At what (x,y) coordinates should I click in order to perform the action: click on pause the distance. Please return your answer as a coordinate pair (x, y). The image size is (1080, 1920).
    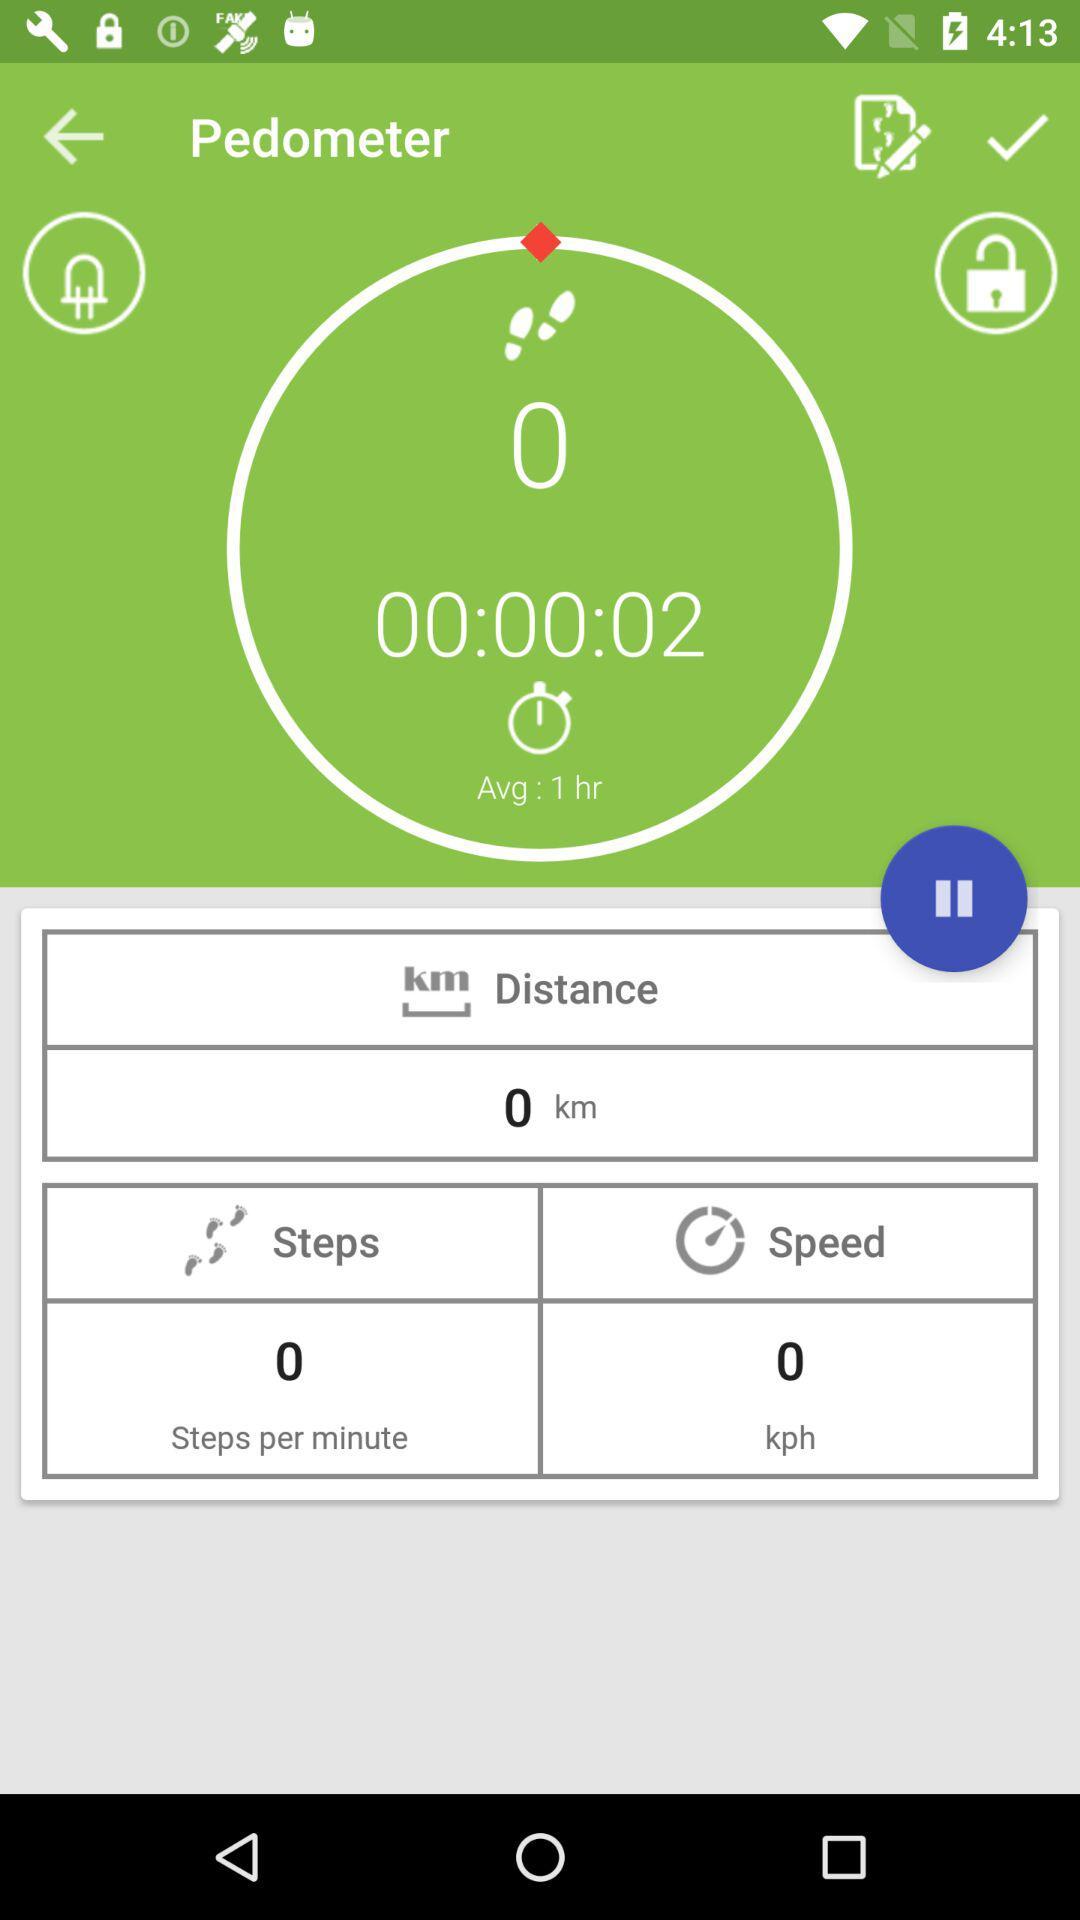
    Looking at the image, I should click on (952, 897).